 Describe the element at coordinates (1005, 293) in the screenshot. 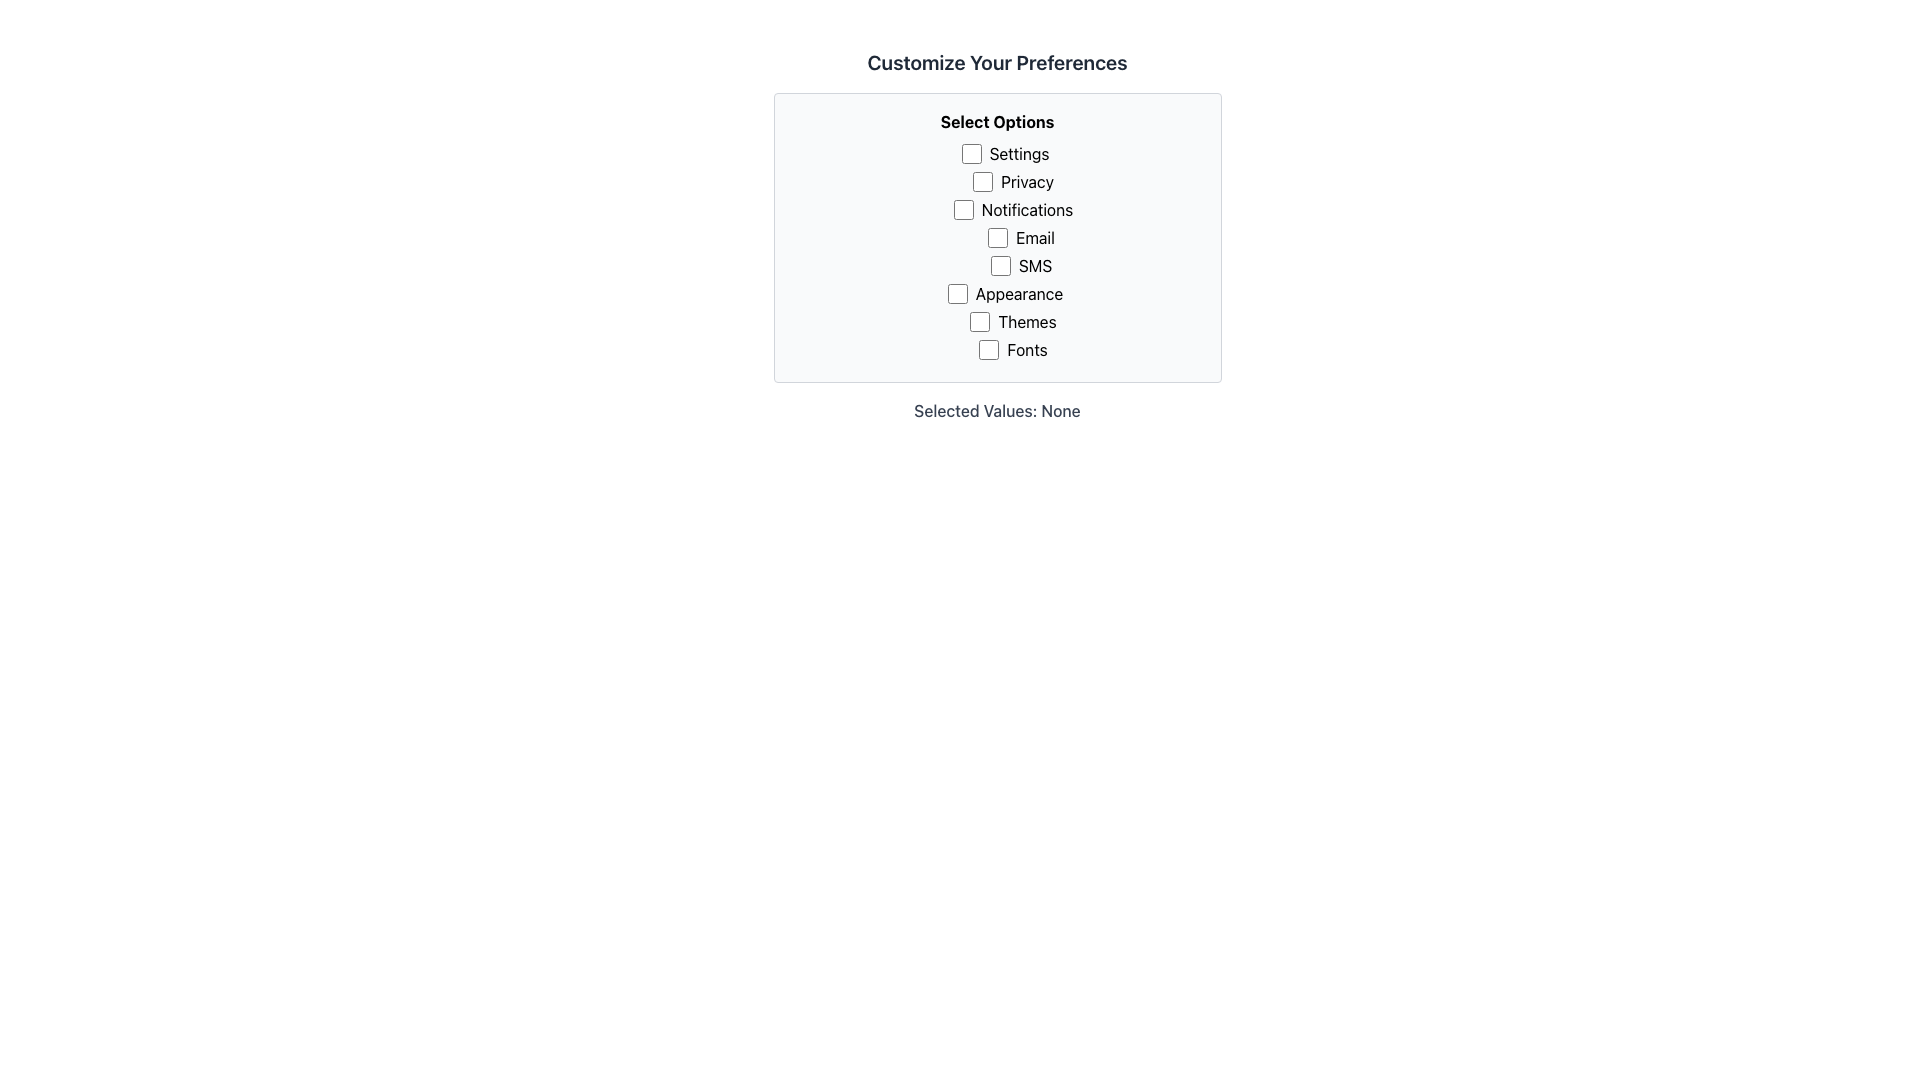

I see `the checkbox labeled 'Appearance' located in the 'Select Options' section of 'Customize Your Preferences', which is the fourth item in the list` at that location.